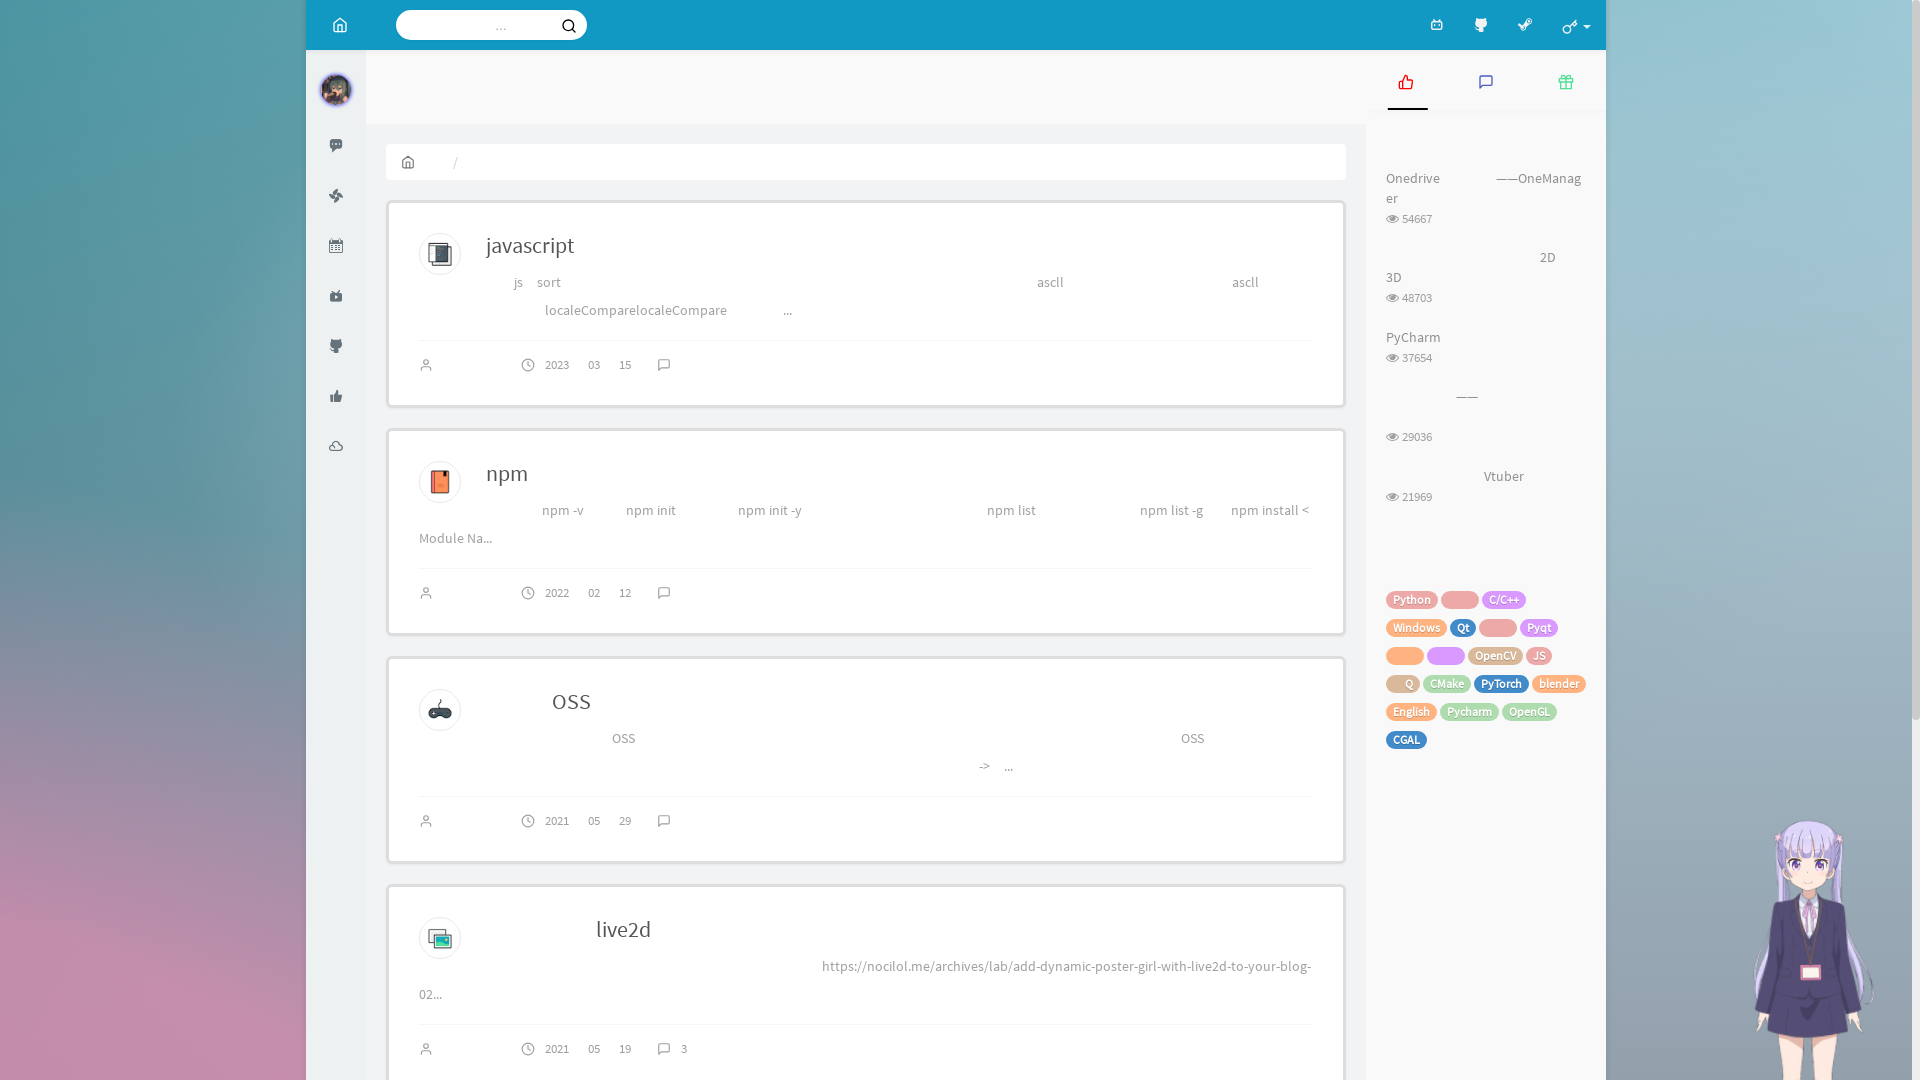 The image size is (1920, 1080). What do you see at coordinates (1520, 627) in the screenshot?
I see `'Pyqt'` at bounding box center [1520, 627].